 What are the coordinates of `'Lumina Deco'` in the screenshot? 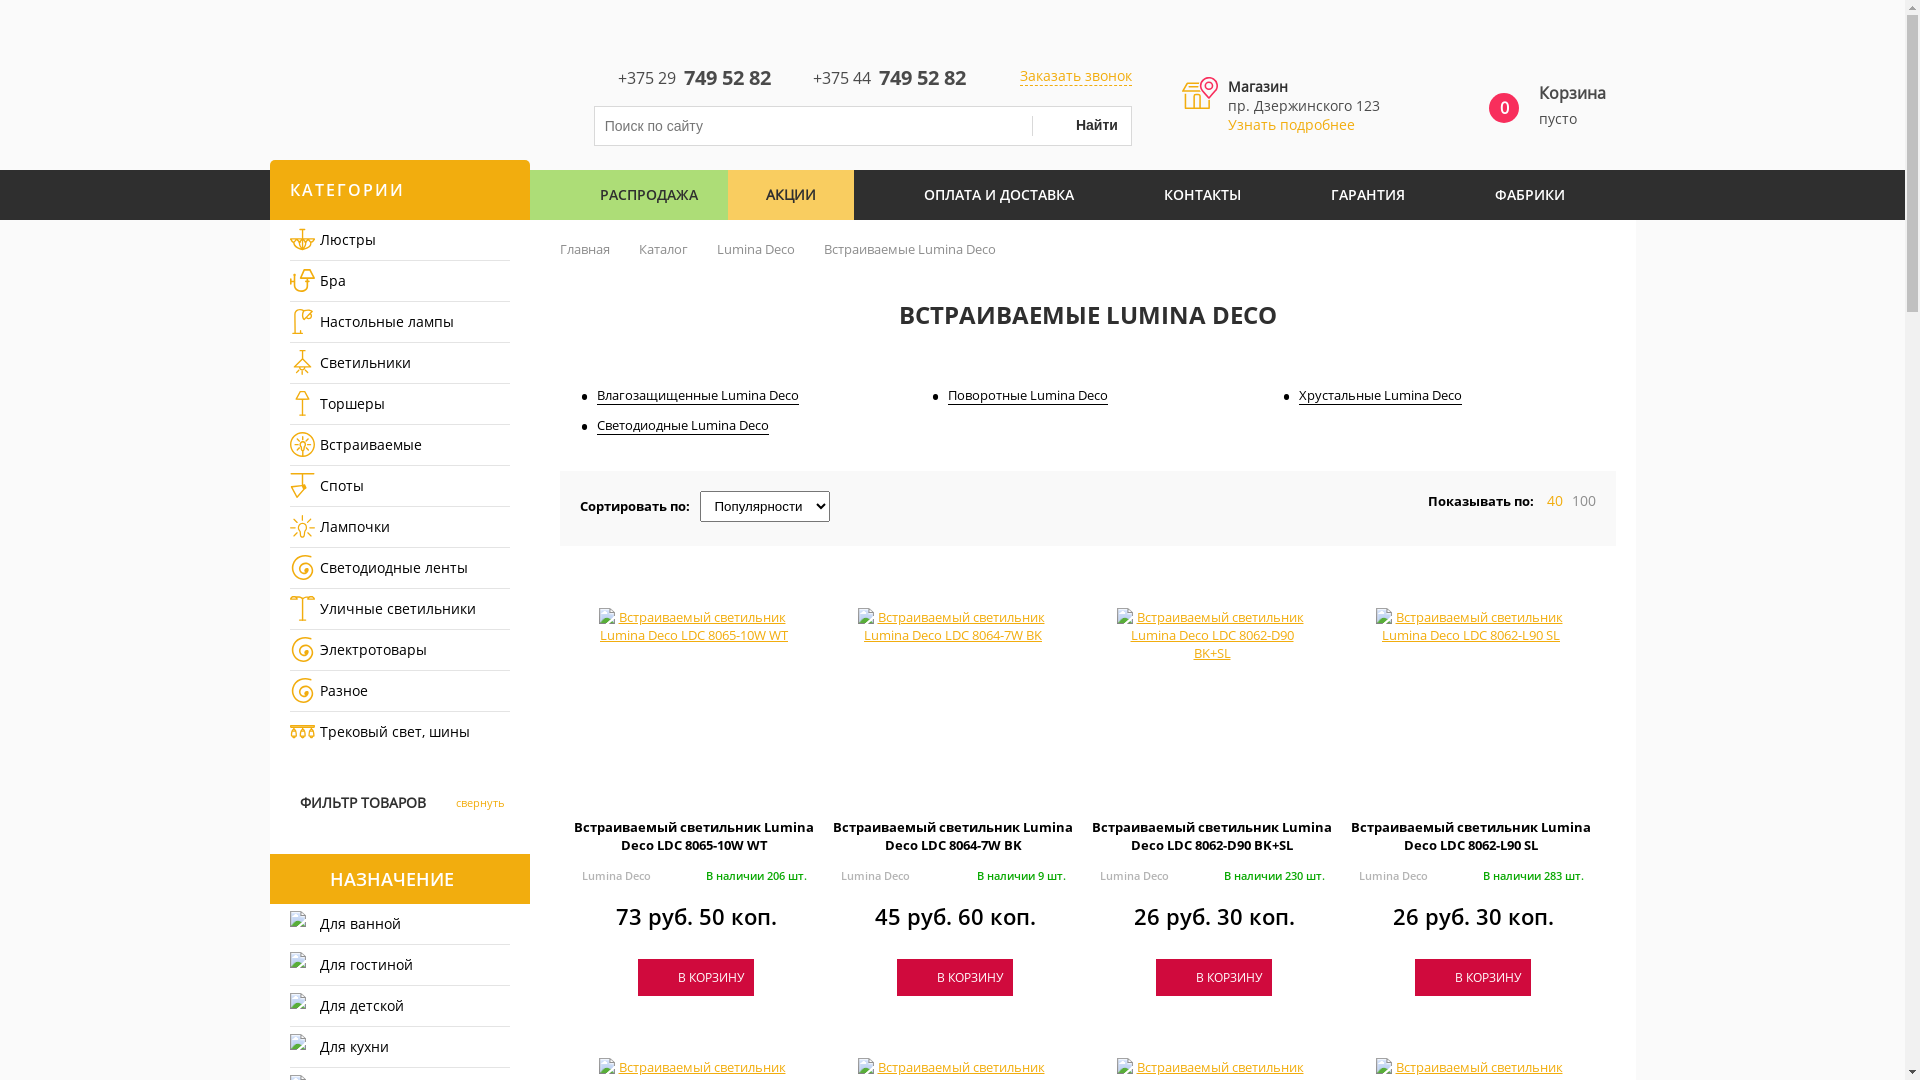 It's located at (874, 874).